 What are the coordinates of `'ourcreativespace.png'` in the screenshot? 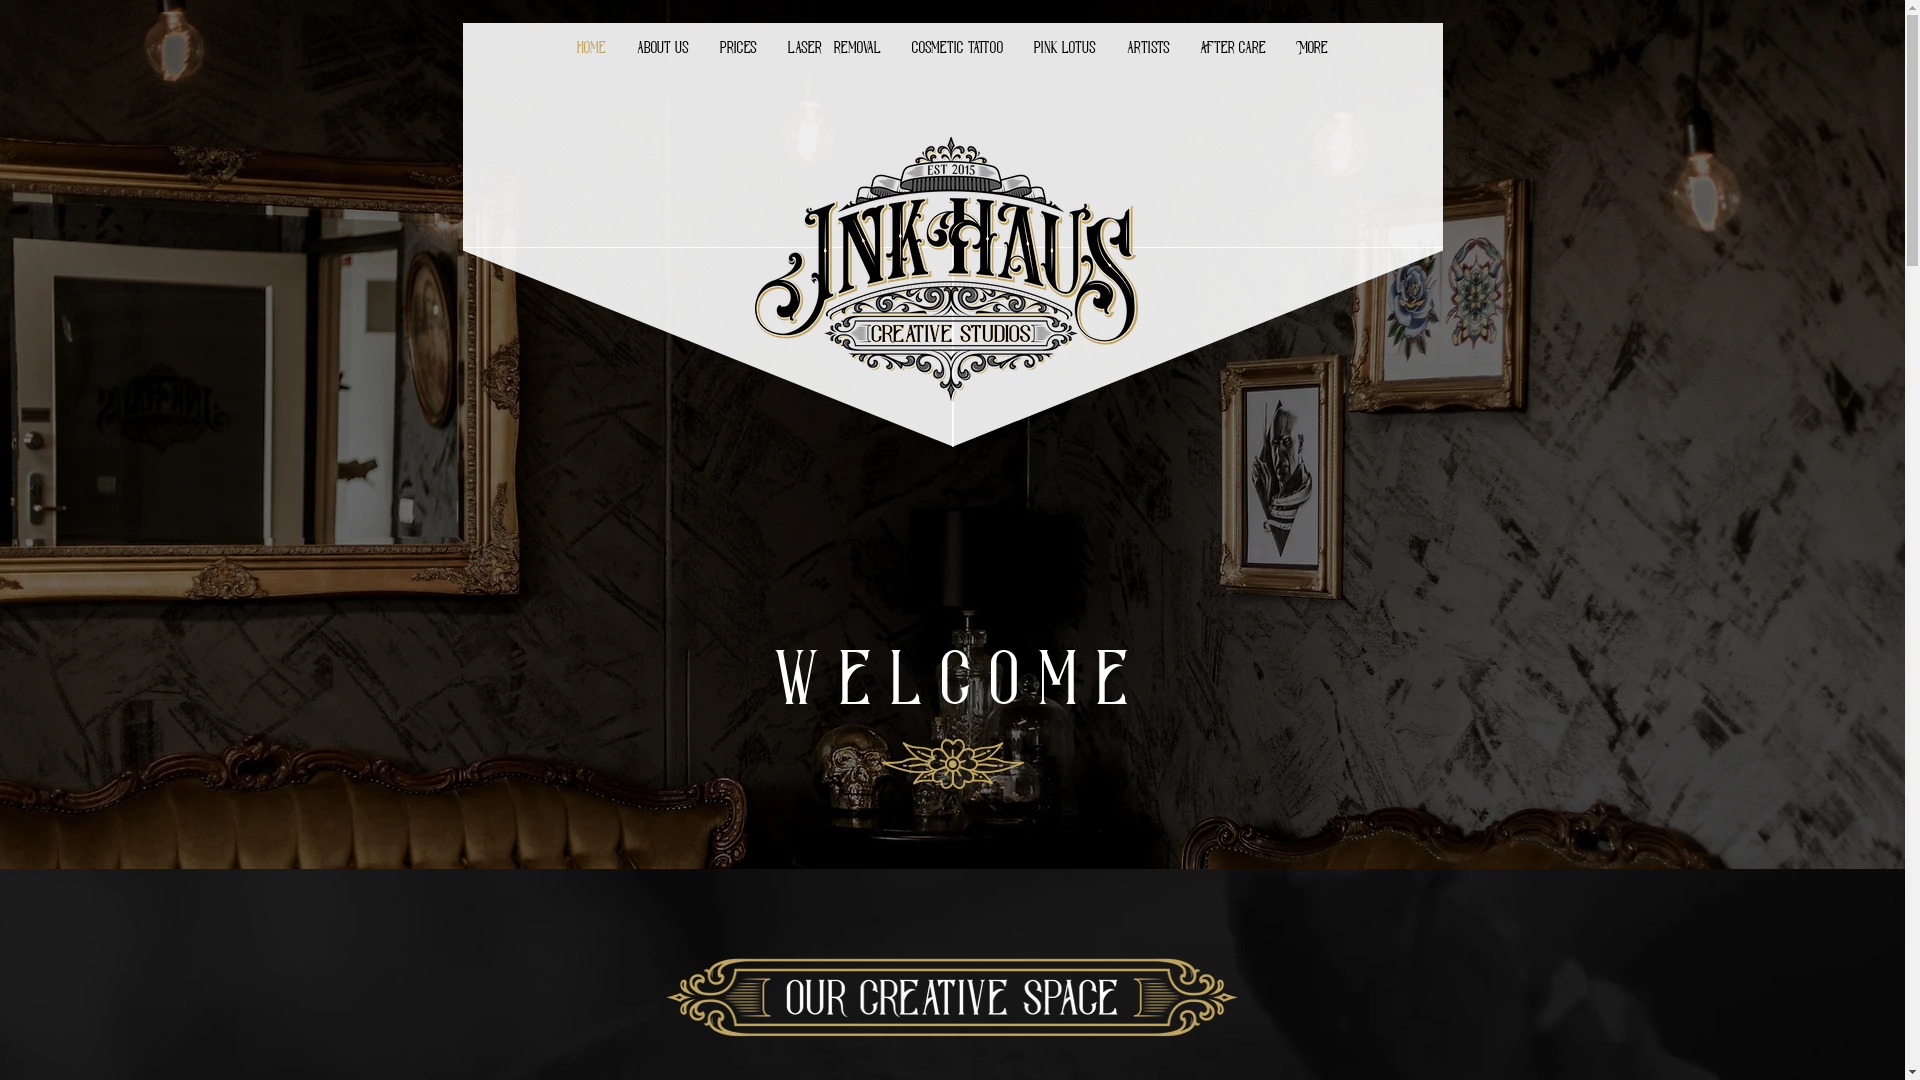 It's located at (950, 996).